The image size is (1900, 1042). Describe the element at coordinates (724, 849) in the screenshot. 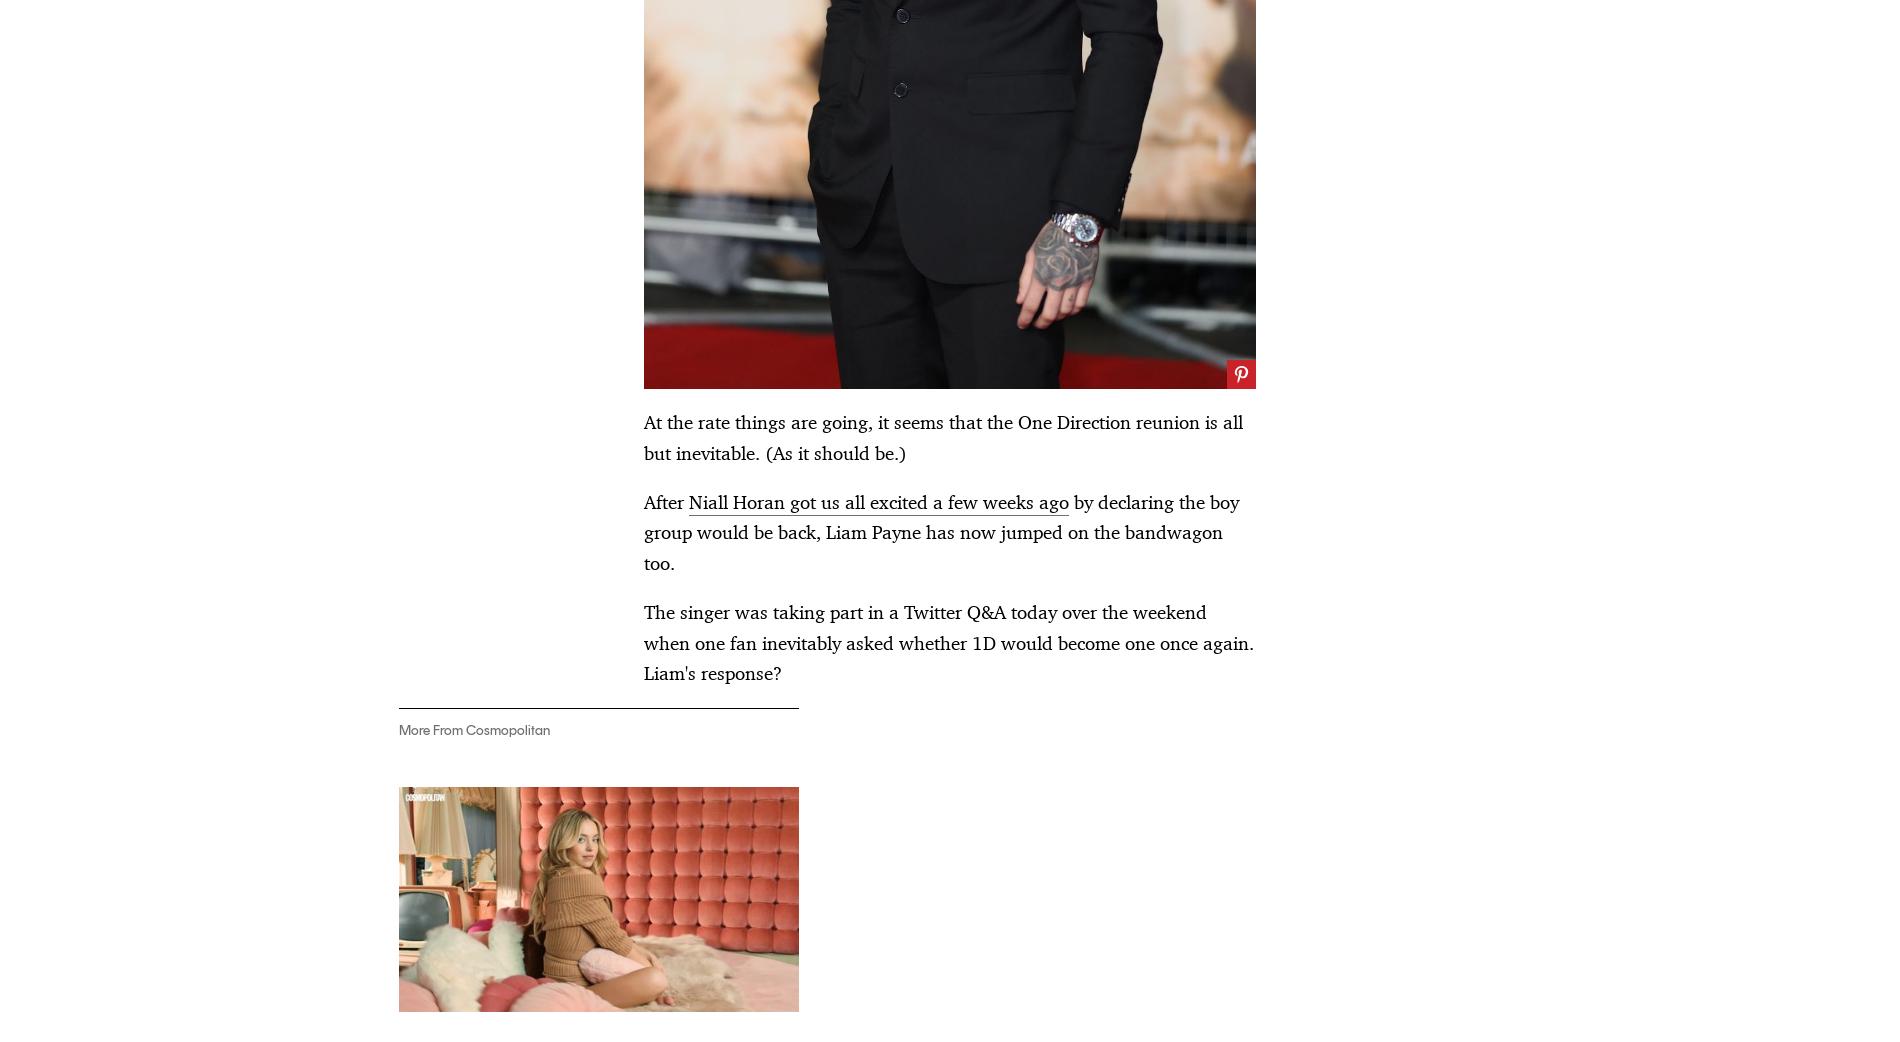

I see `'Customer Service'` at that location.